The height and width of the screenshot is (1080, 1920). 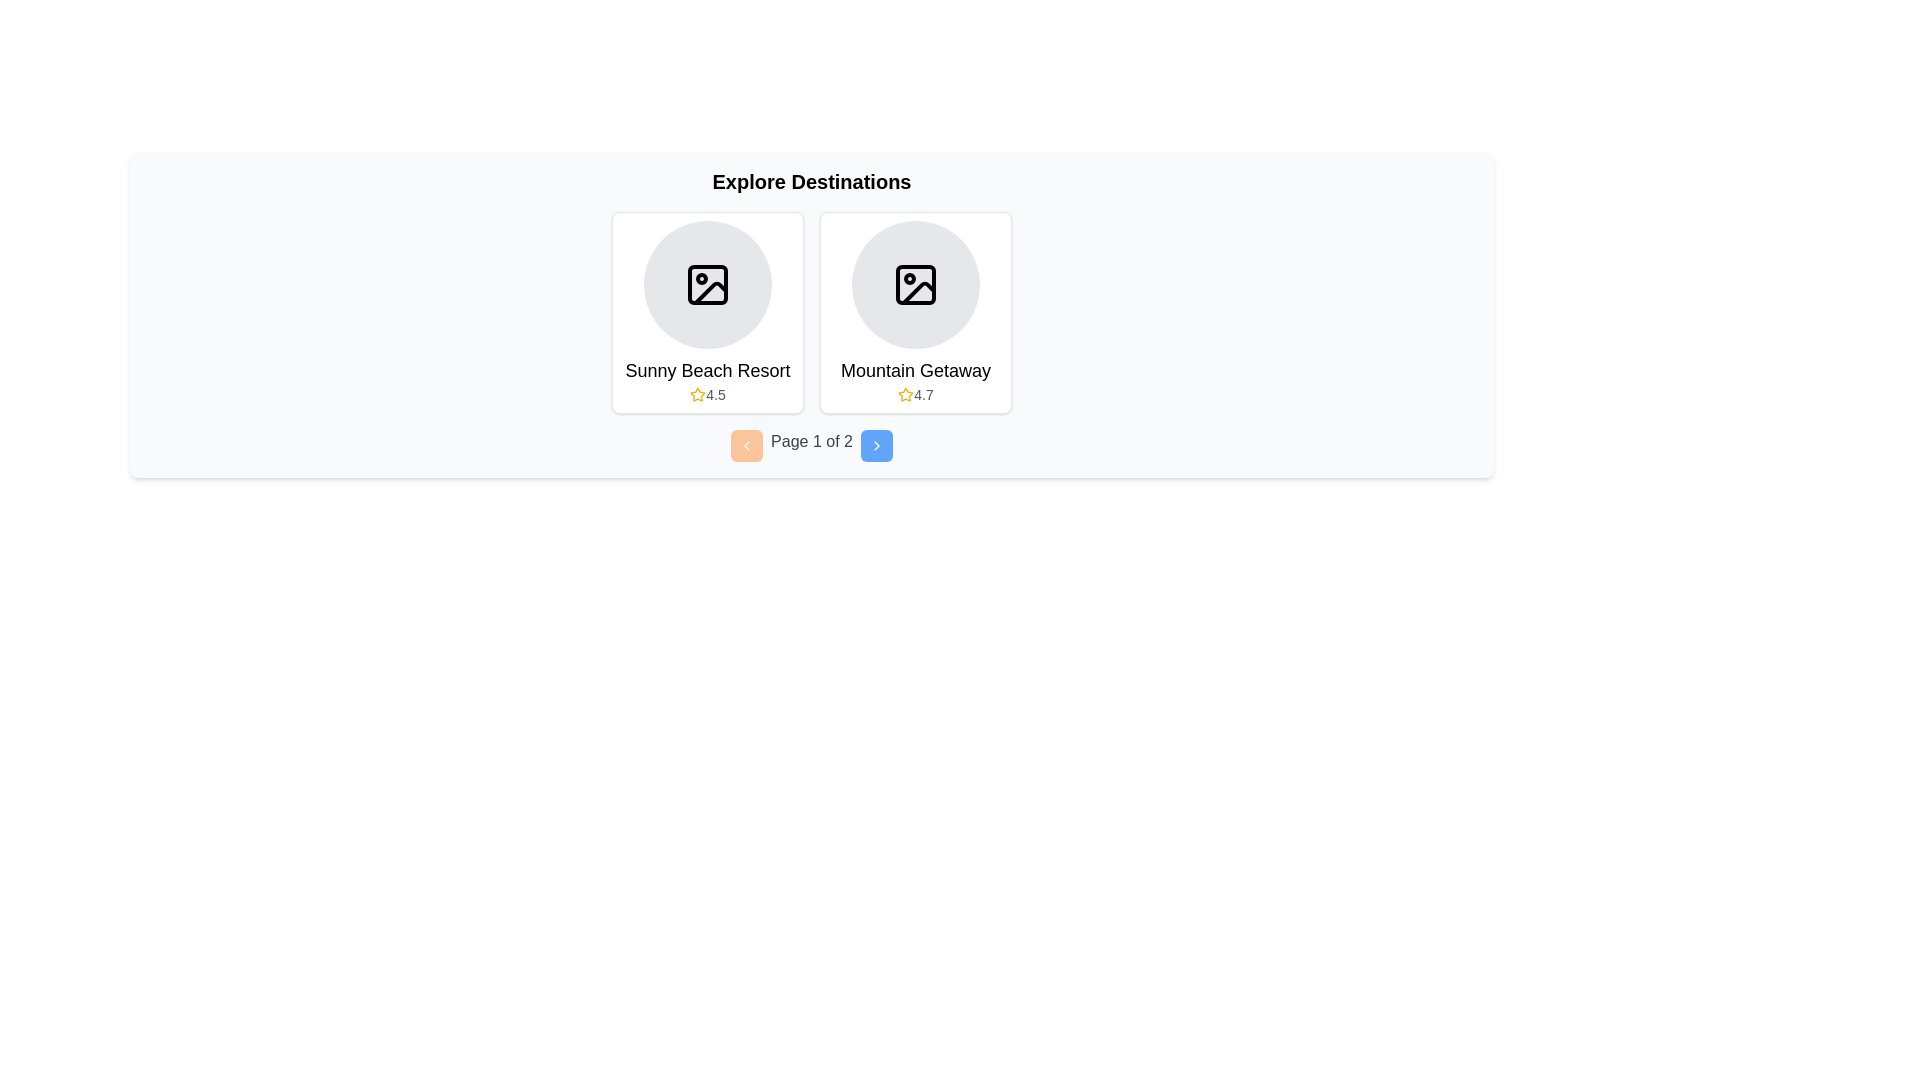 What do you see at coordinates (876, 445) in the screenshot?
I see `the right navigation arrow icon located at the bottom center of the interface` at bounding box center [876, 445].